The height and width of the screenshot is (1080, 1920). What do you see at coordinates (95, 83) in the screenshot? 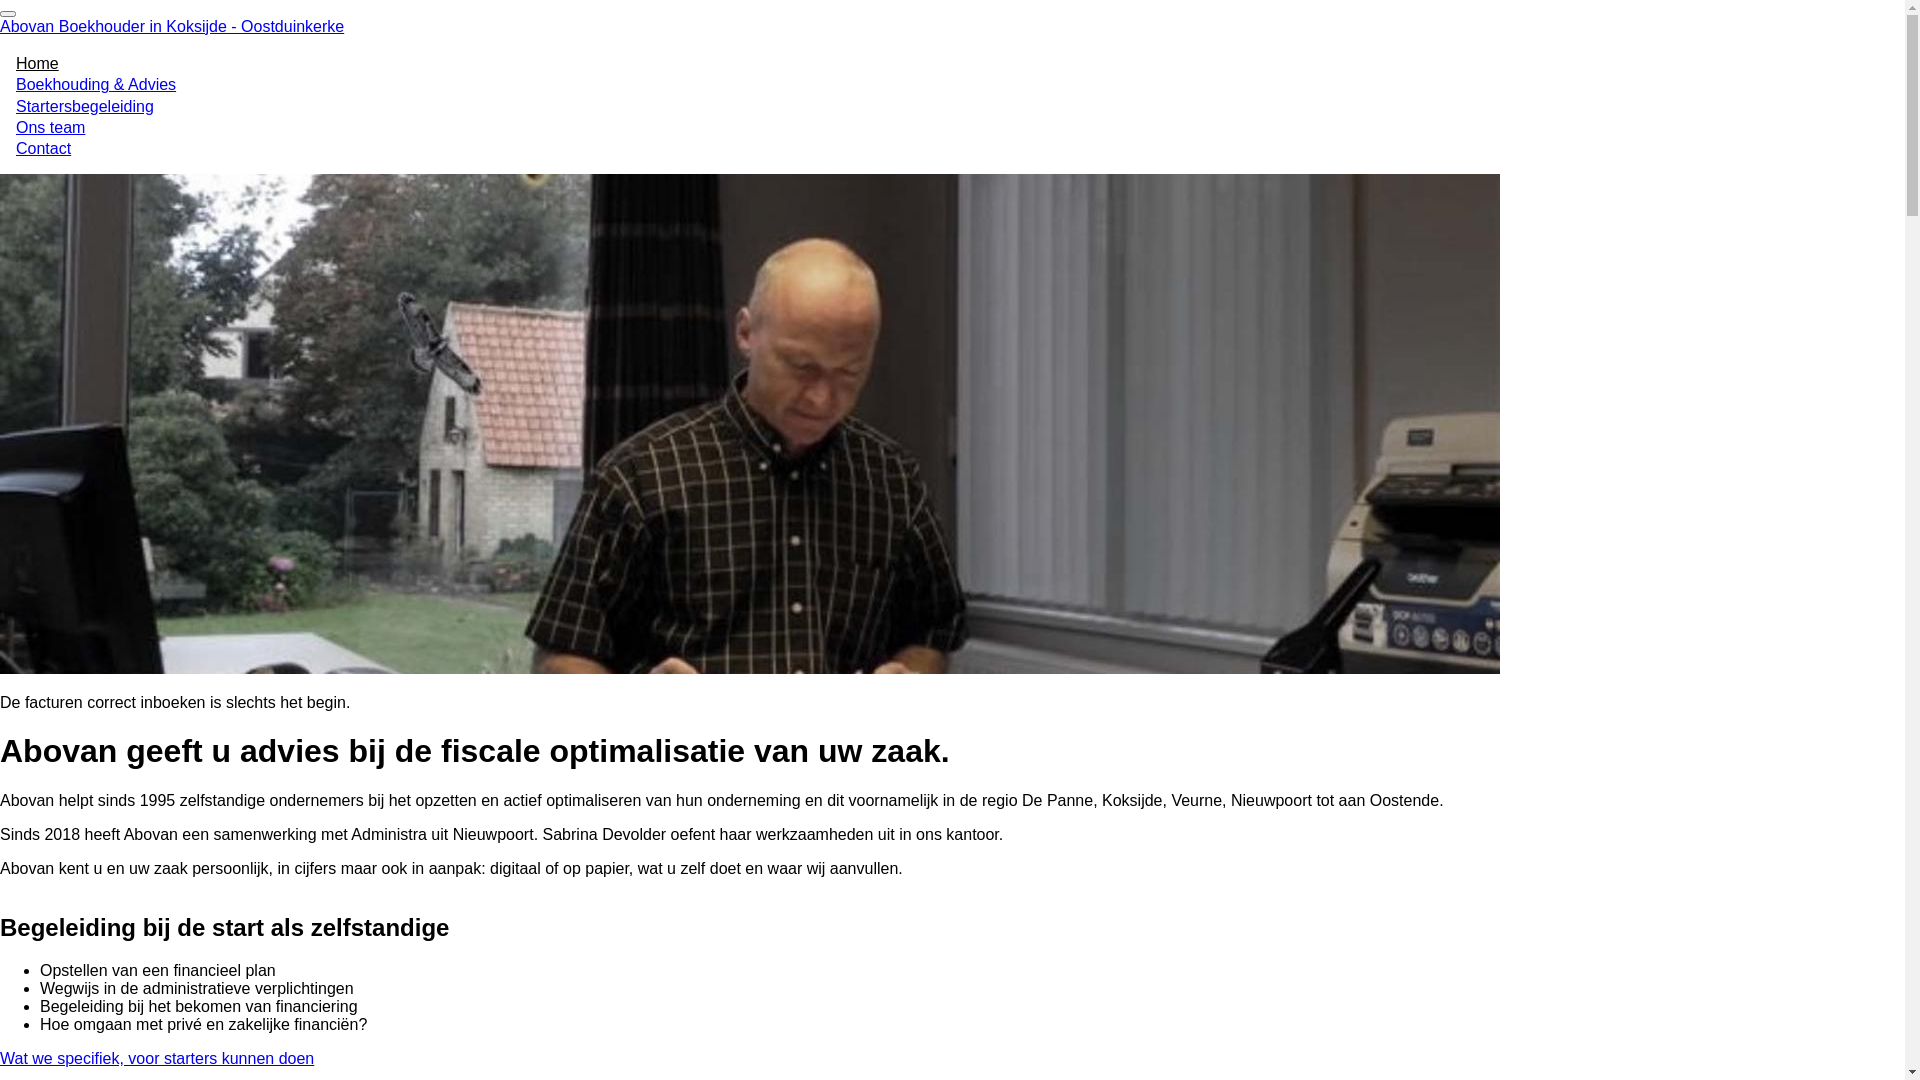
I see `'Boekhouding & Advies'` at bounding box center [95, 83].